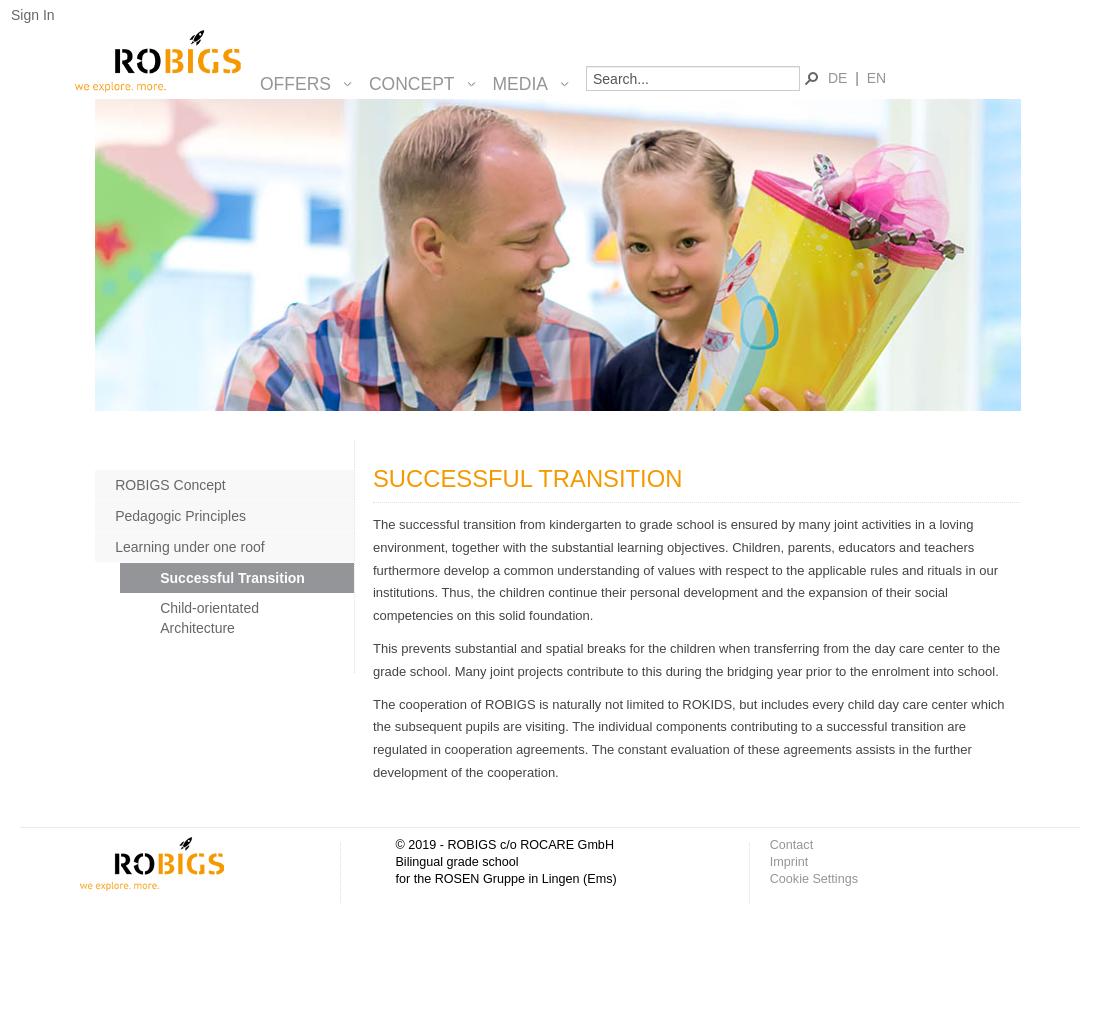  What do you see at coordinates (788, 861) in the screenshot?
I see `'Imprint'` at bounding box center [788, 861].